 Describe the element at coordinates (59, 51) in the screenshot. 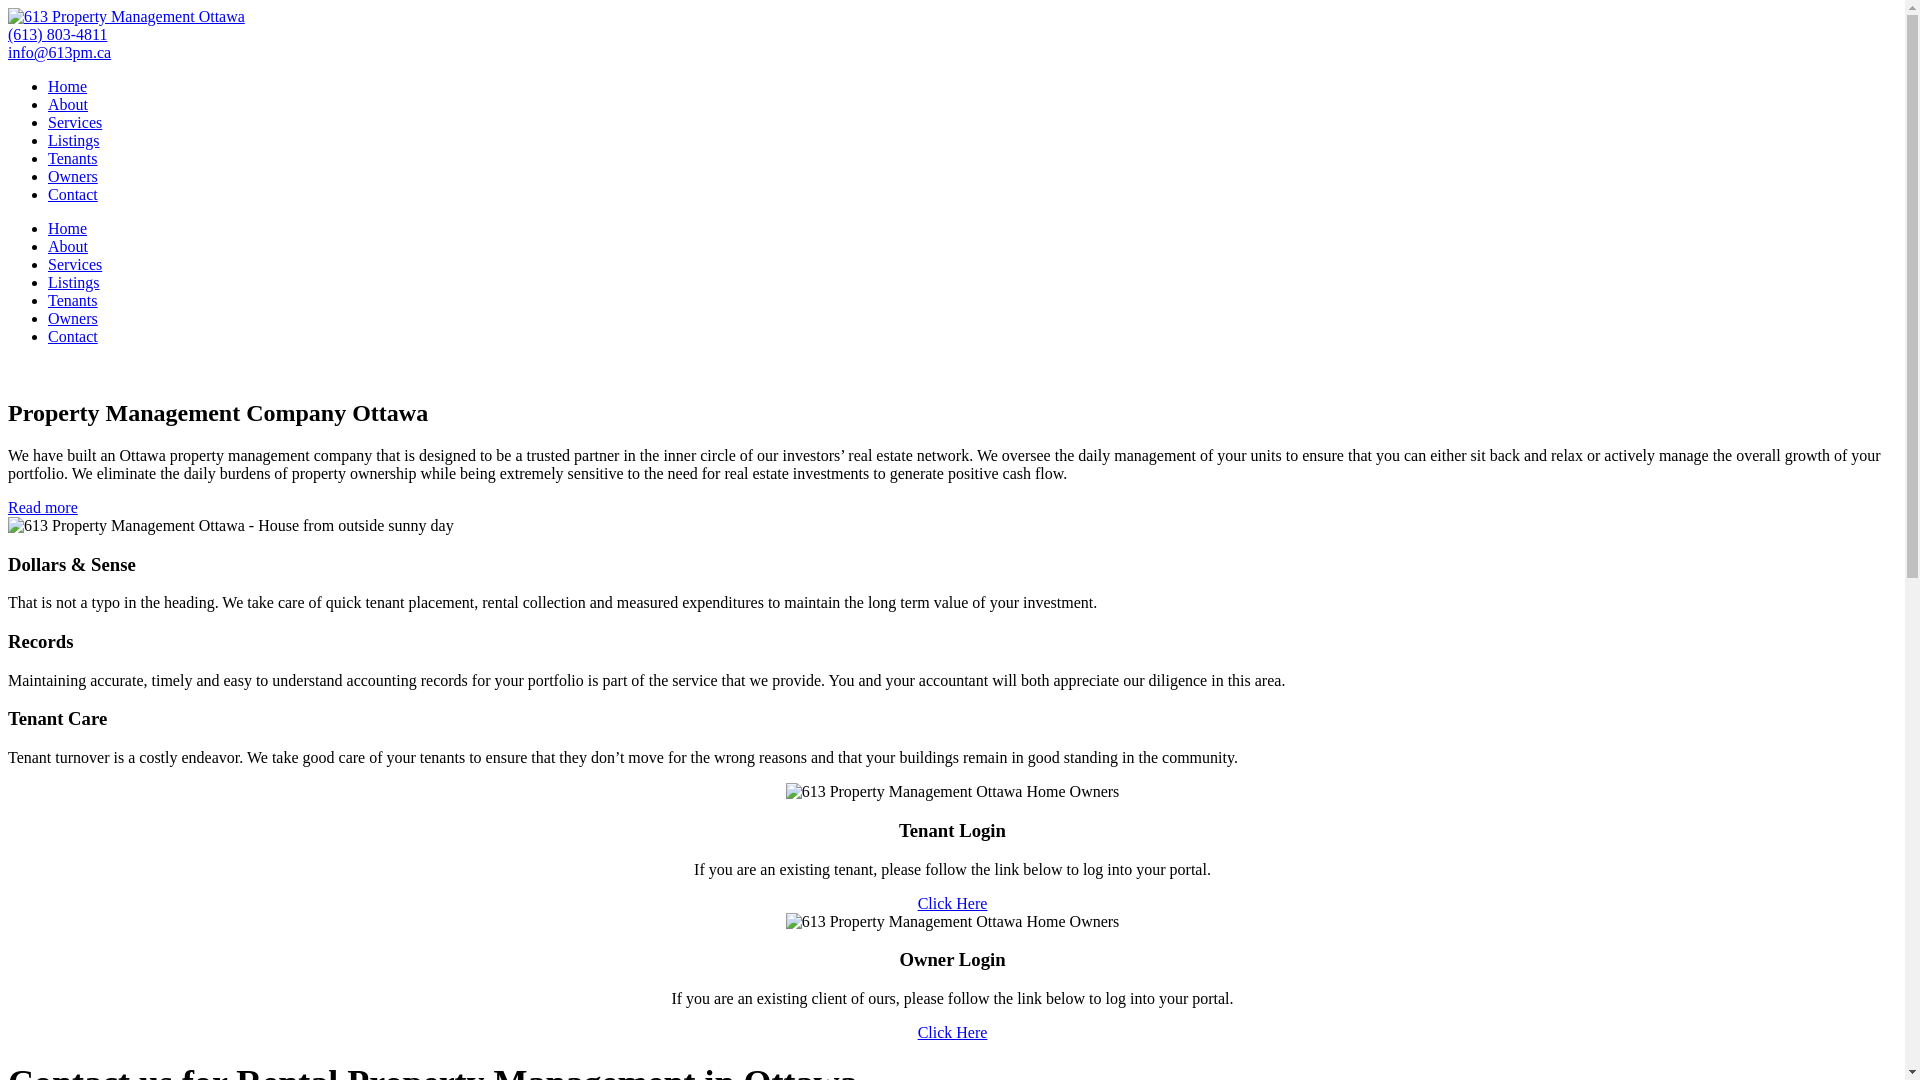

I see `'info@613pm.ca'` at that location.